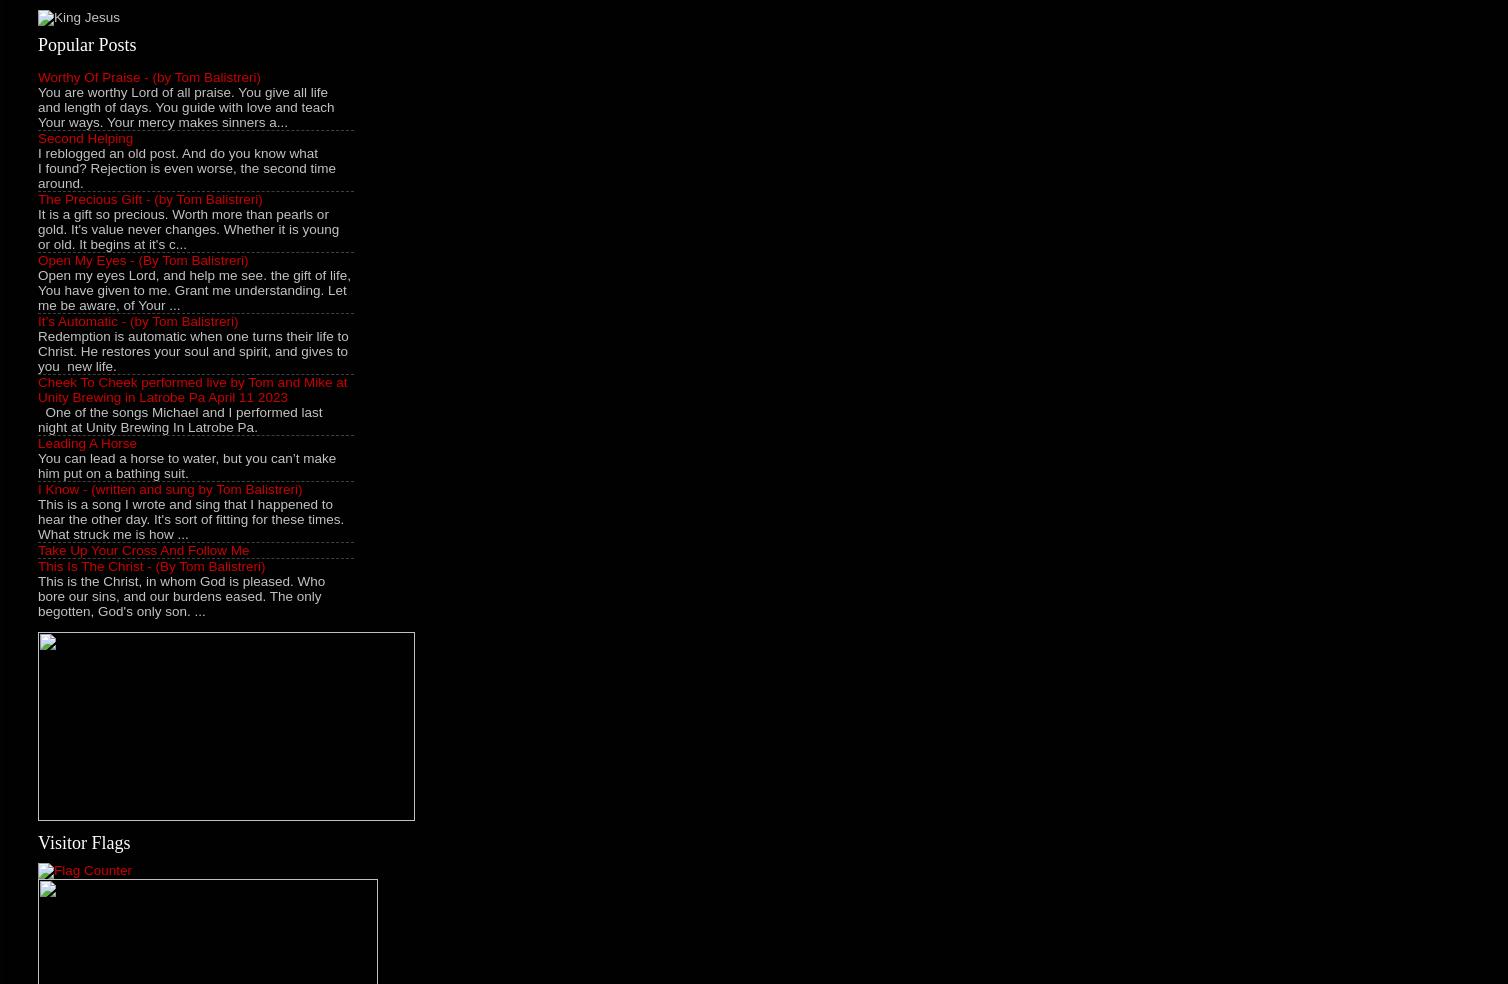  I want to click on 'Popular Posts', so click(87, 43).